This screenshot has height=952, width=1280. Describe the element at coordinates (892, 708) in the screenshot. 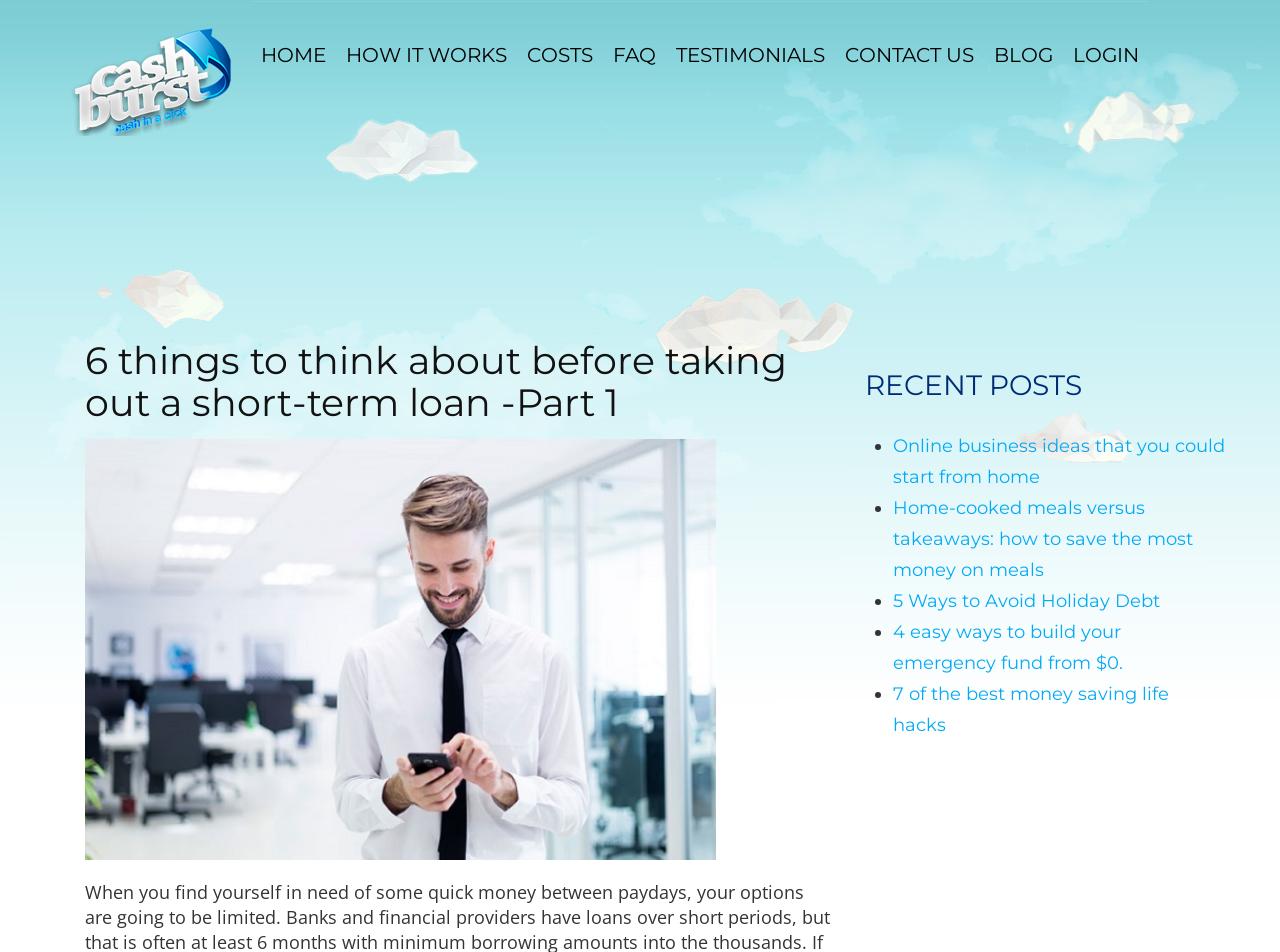

I see `'7 of the best money saving life hacks'` at that location.